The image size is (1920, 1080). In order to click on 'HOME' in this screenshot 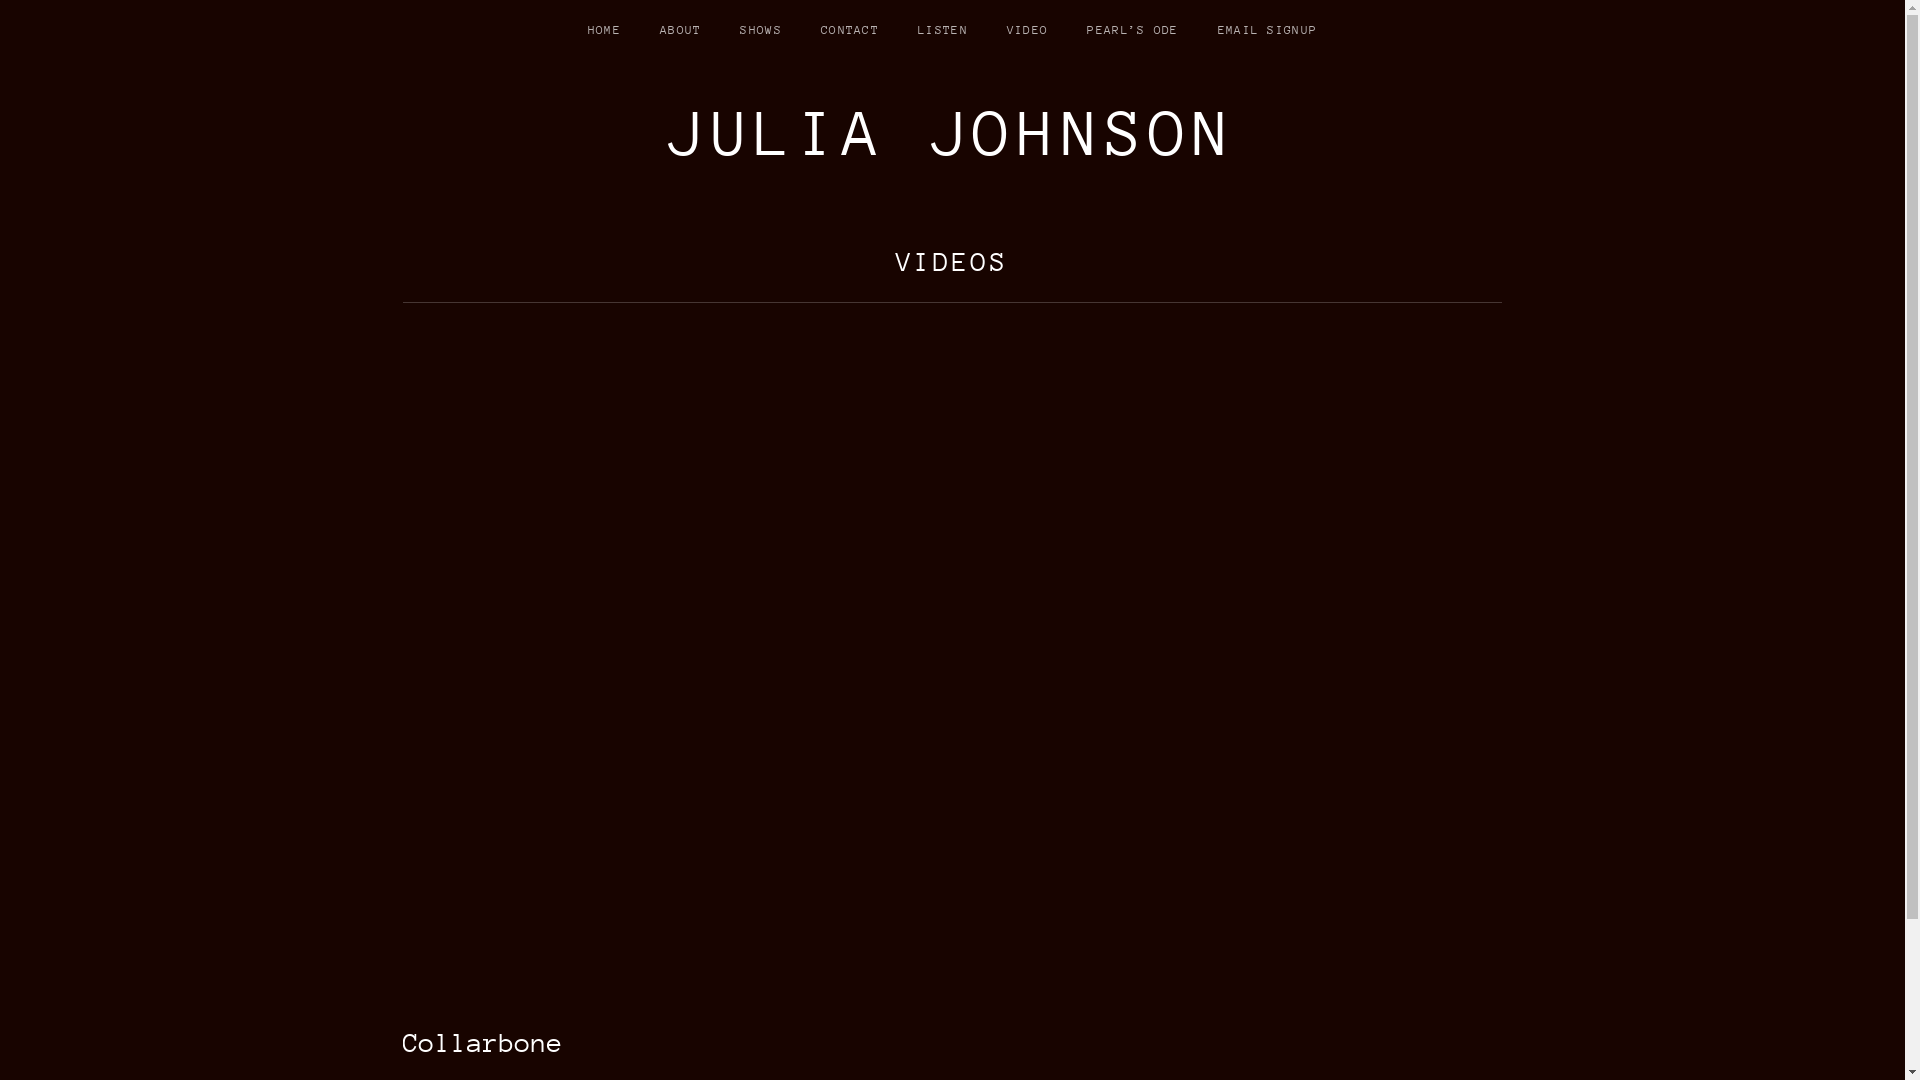, I will do `click(603, 30)`.